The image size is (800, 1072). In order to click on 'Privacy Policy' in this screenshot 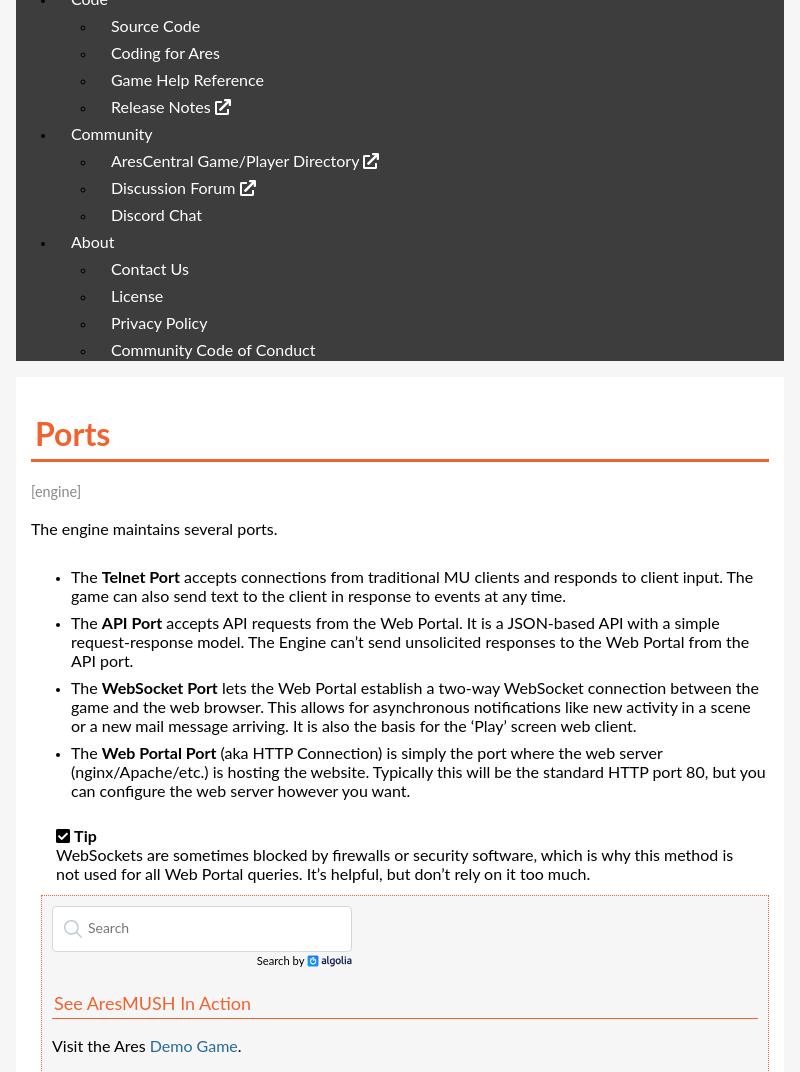, I will do `click(158, 322)`.